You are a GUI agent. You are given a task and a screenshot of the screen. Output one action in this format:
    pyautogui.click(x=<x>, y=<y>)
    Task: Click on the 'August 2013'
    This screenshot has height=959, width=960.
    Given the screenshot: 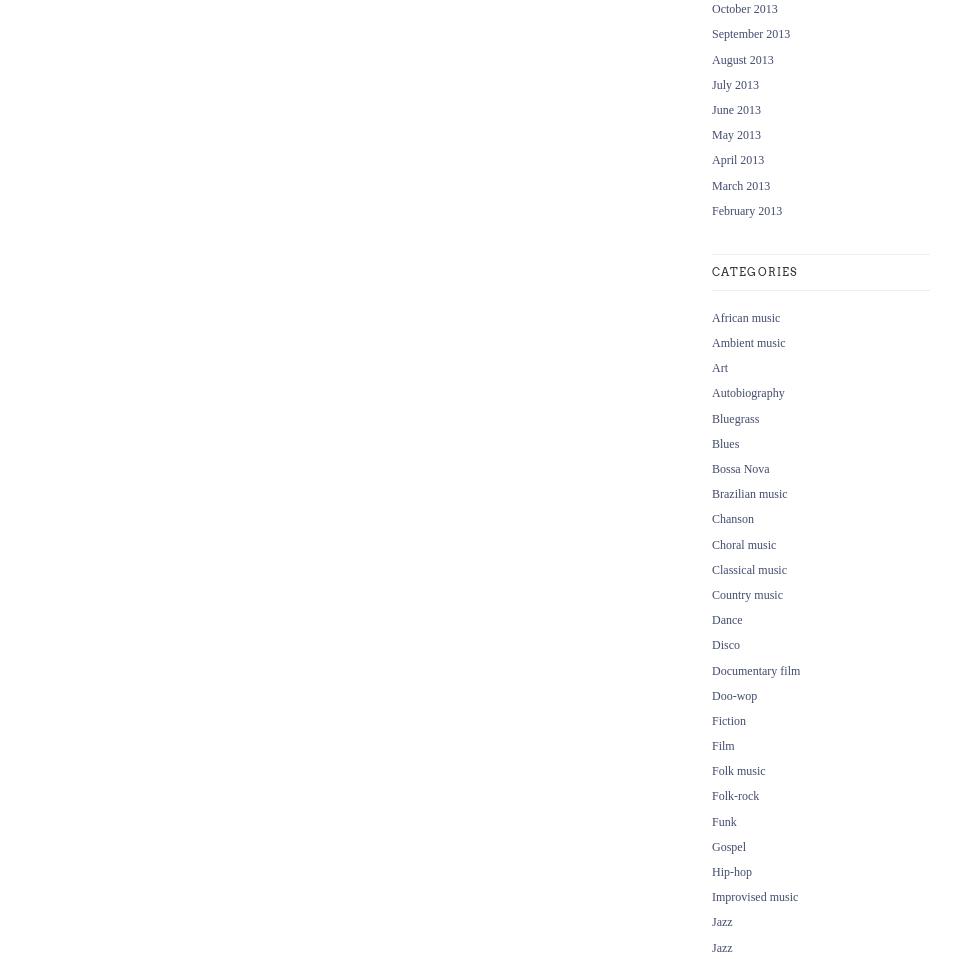 What is the action you would take?
    pyautogui.click(x=741, y=57)
    